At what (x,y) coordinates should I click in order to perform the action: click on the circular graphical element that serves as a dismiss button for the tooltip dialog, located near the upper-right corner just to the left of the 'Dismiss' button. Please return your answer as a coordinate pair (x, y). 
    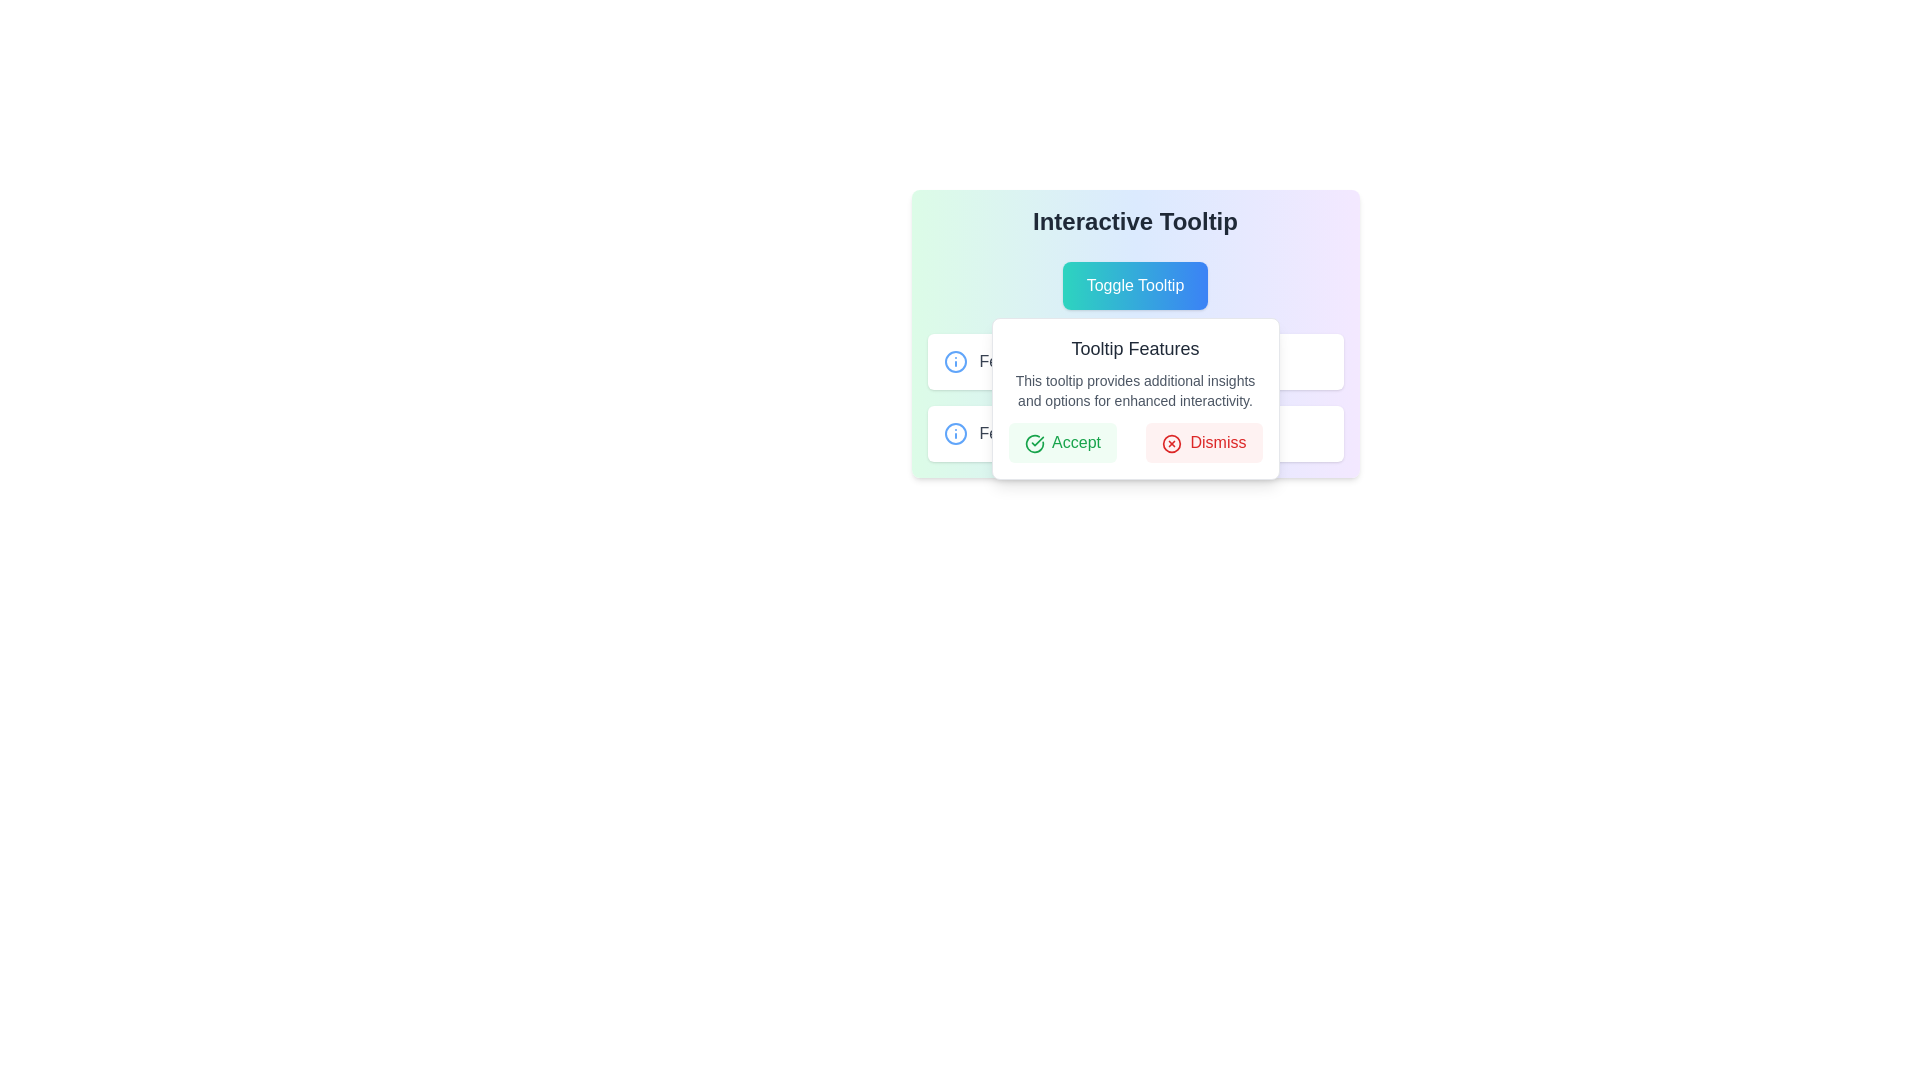
    Looking at the image, I should click on (1171, 442).